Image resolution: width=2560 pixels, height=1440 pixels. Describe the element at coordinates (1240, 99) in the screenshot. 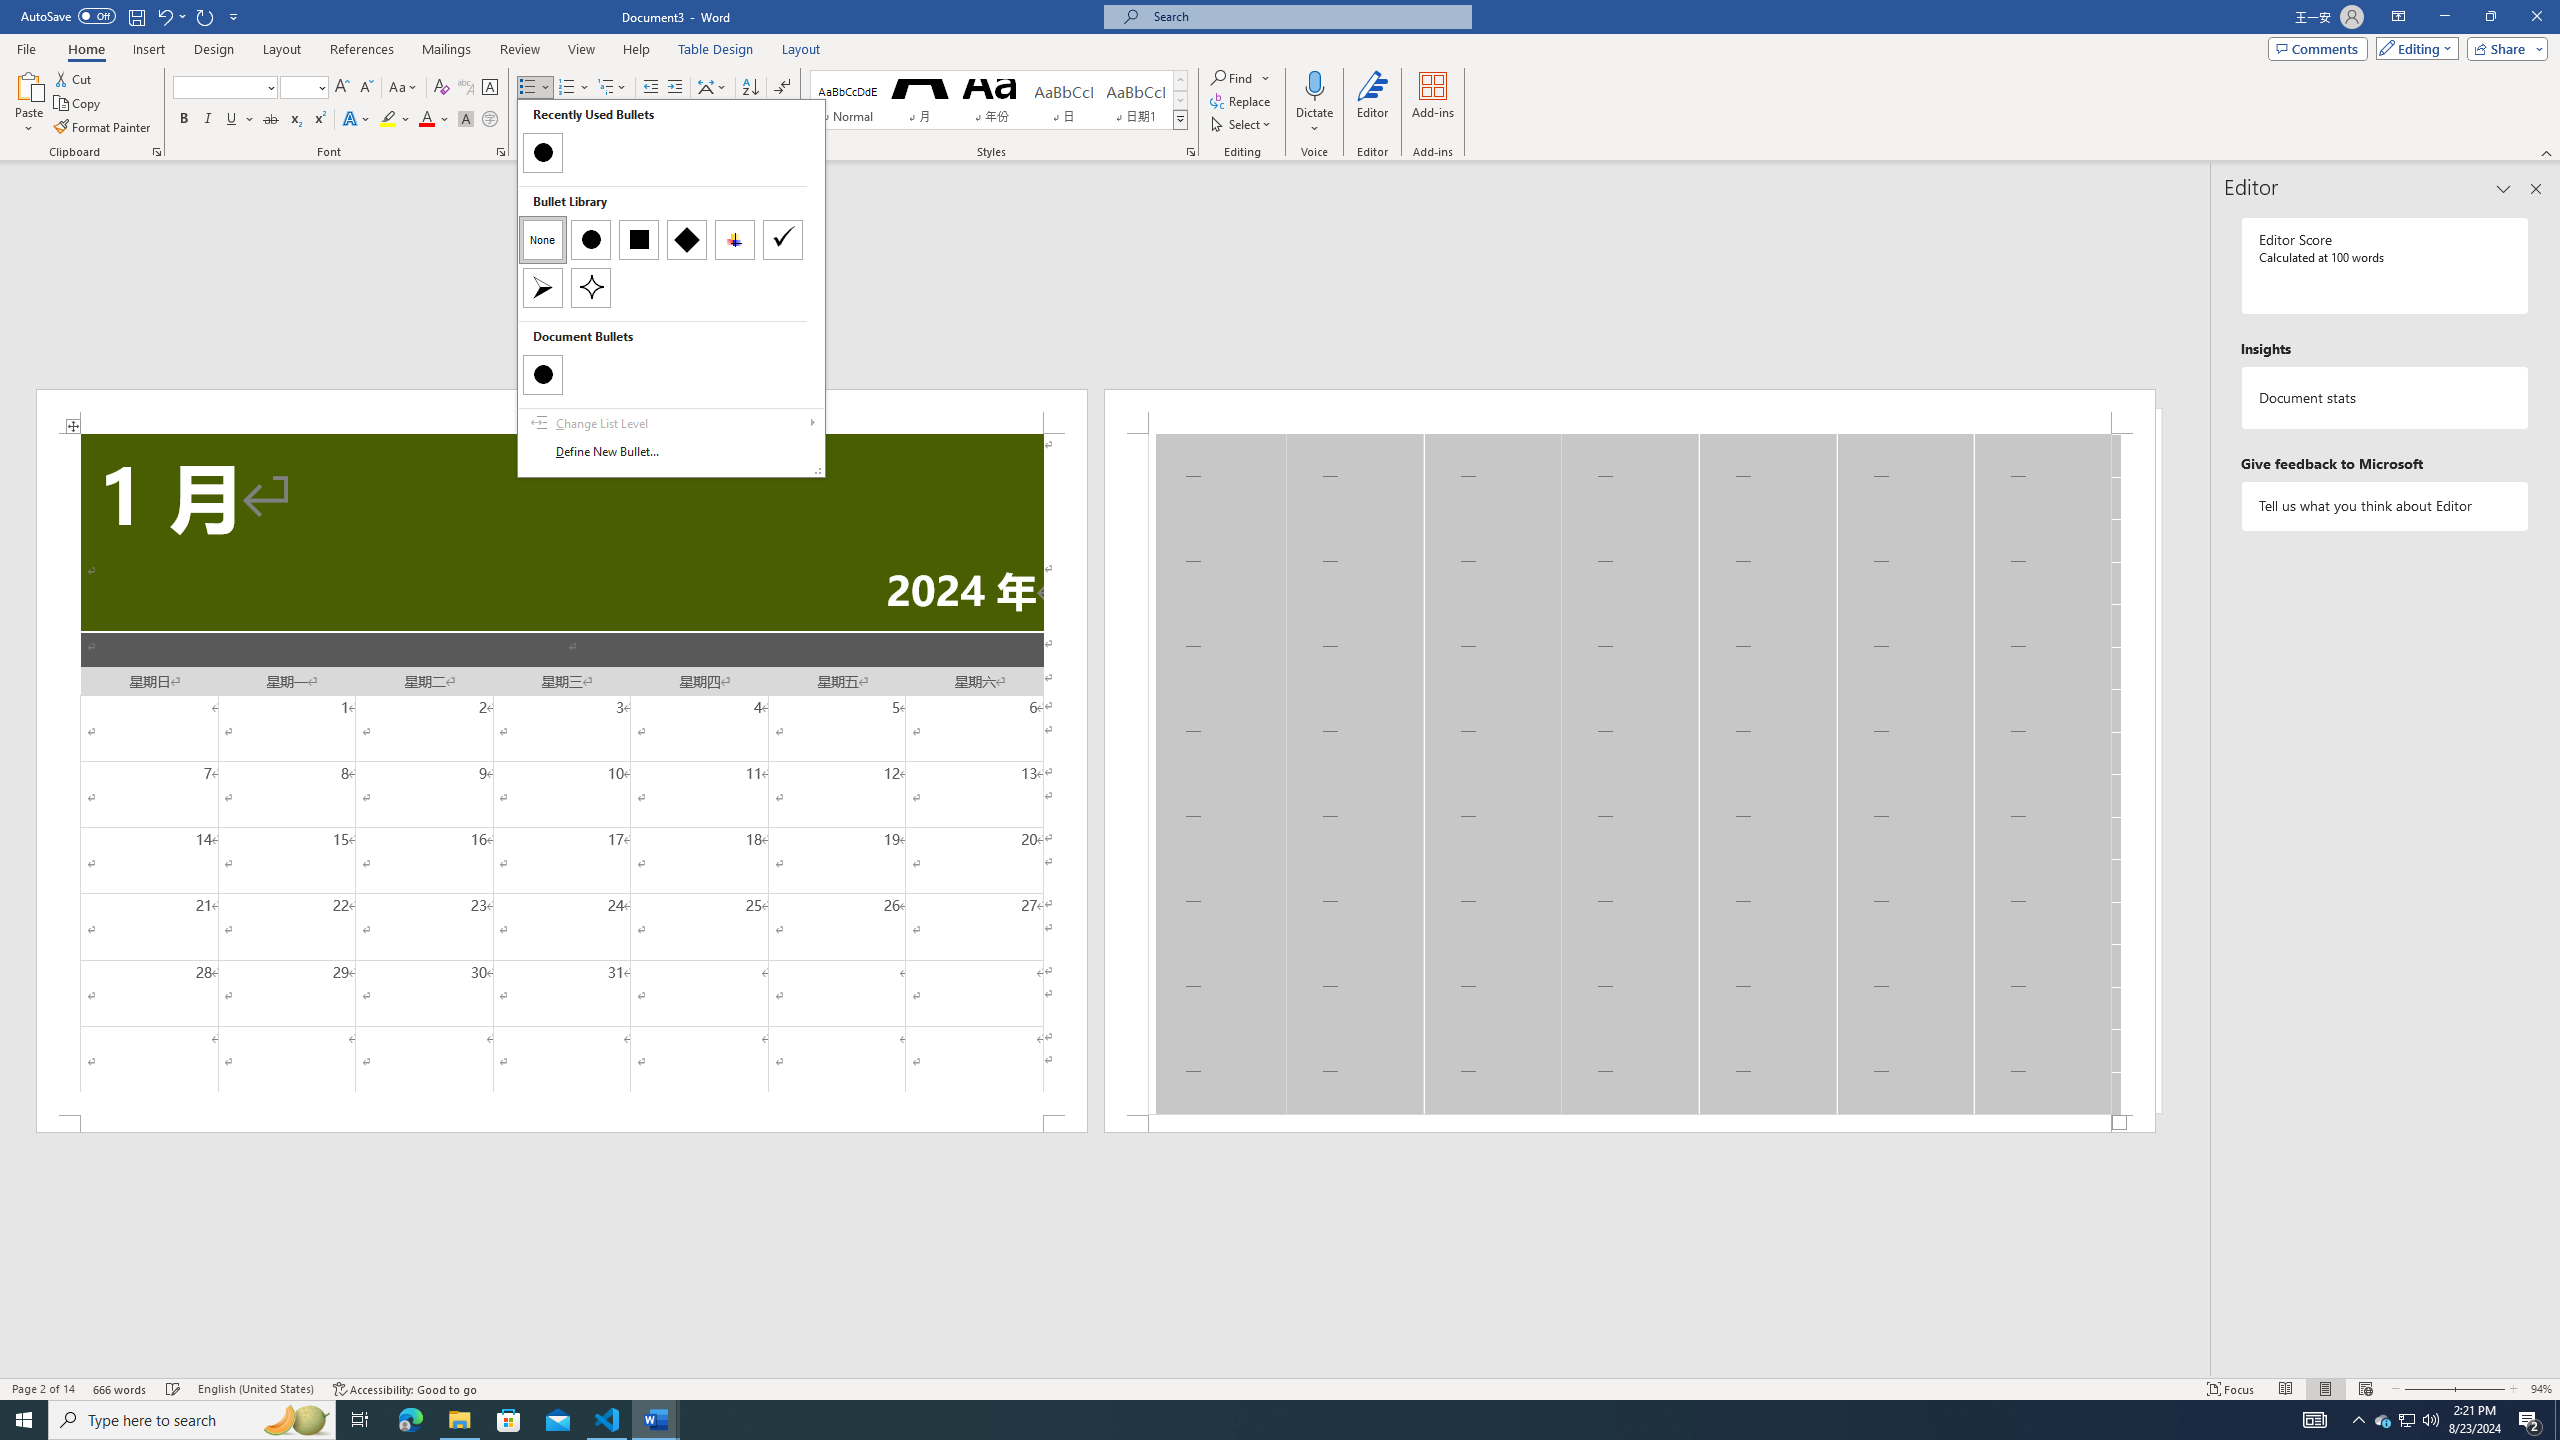

I see `'Replace...'` at that location.